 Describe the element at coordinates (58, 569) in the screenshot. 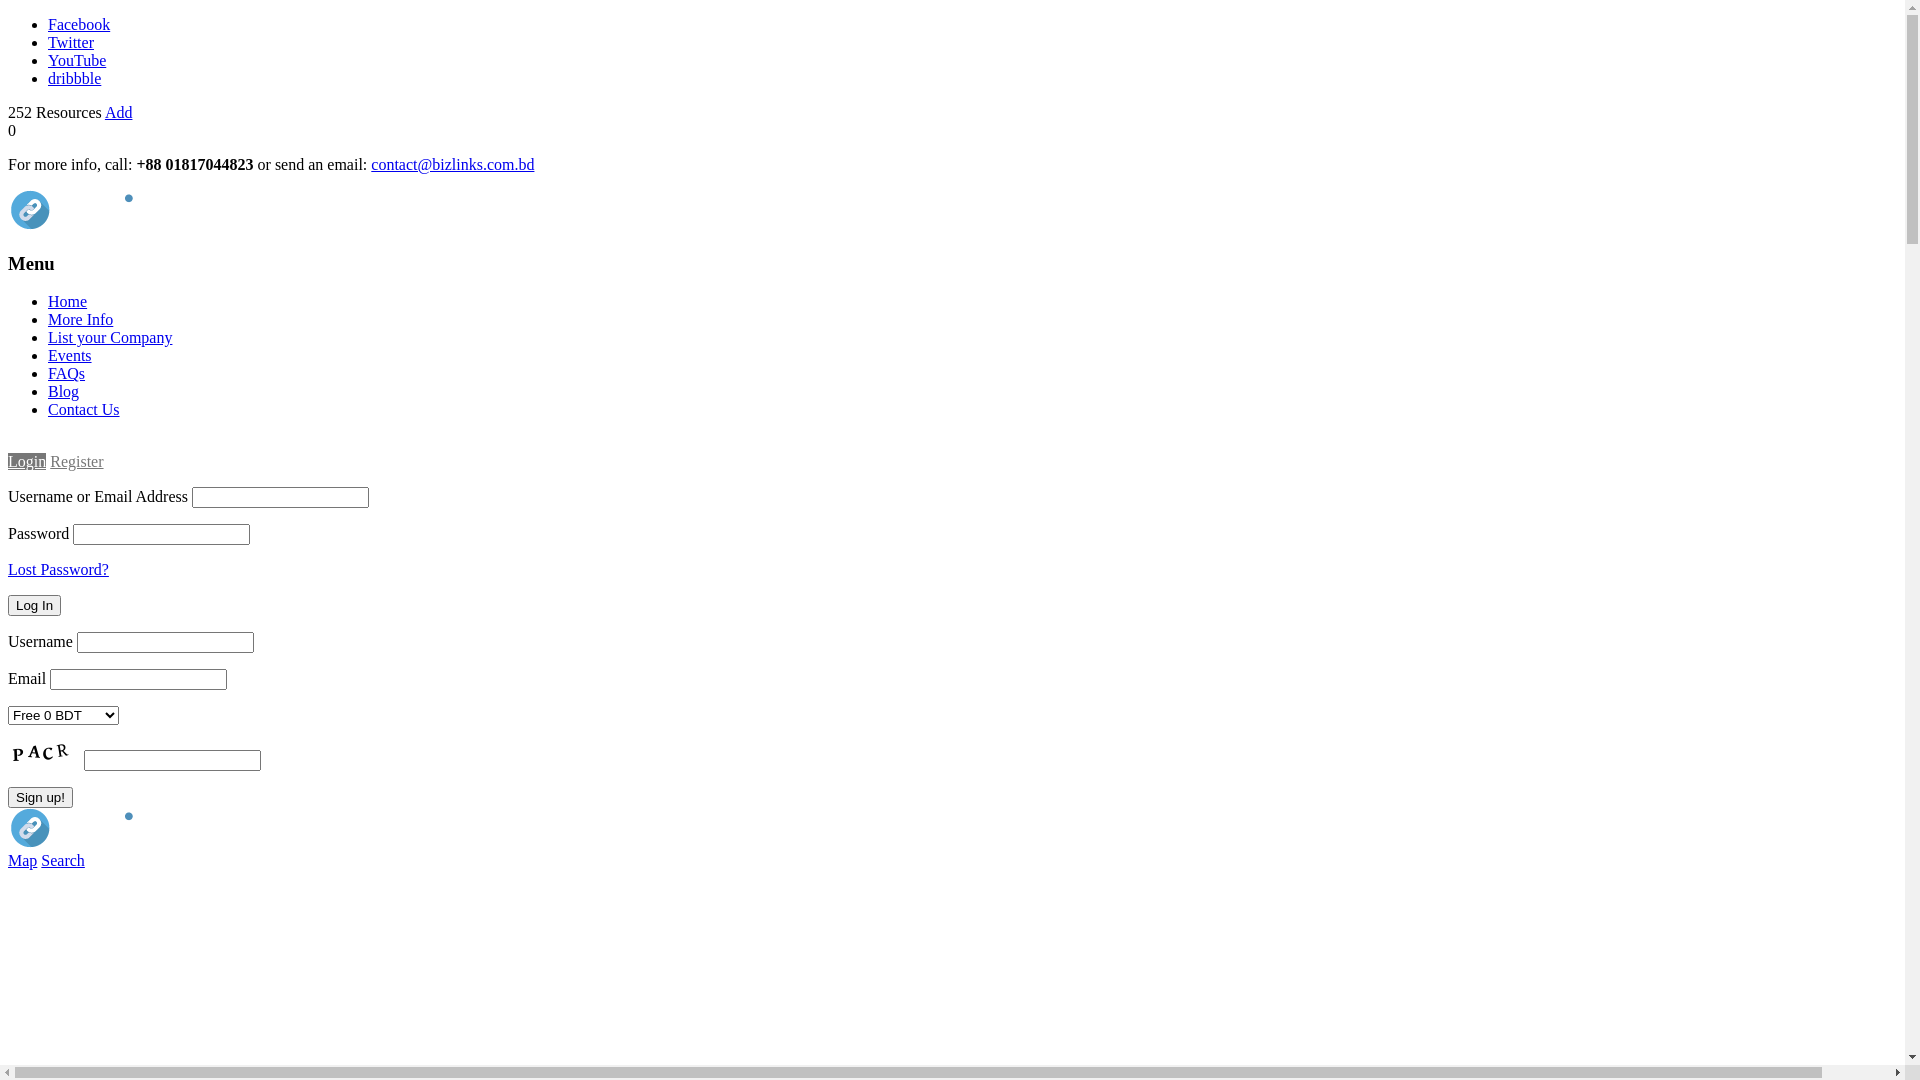

I see `'Lost Password?'` at that location.